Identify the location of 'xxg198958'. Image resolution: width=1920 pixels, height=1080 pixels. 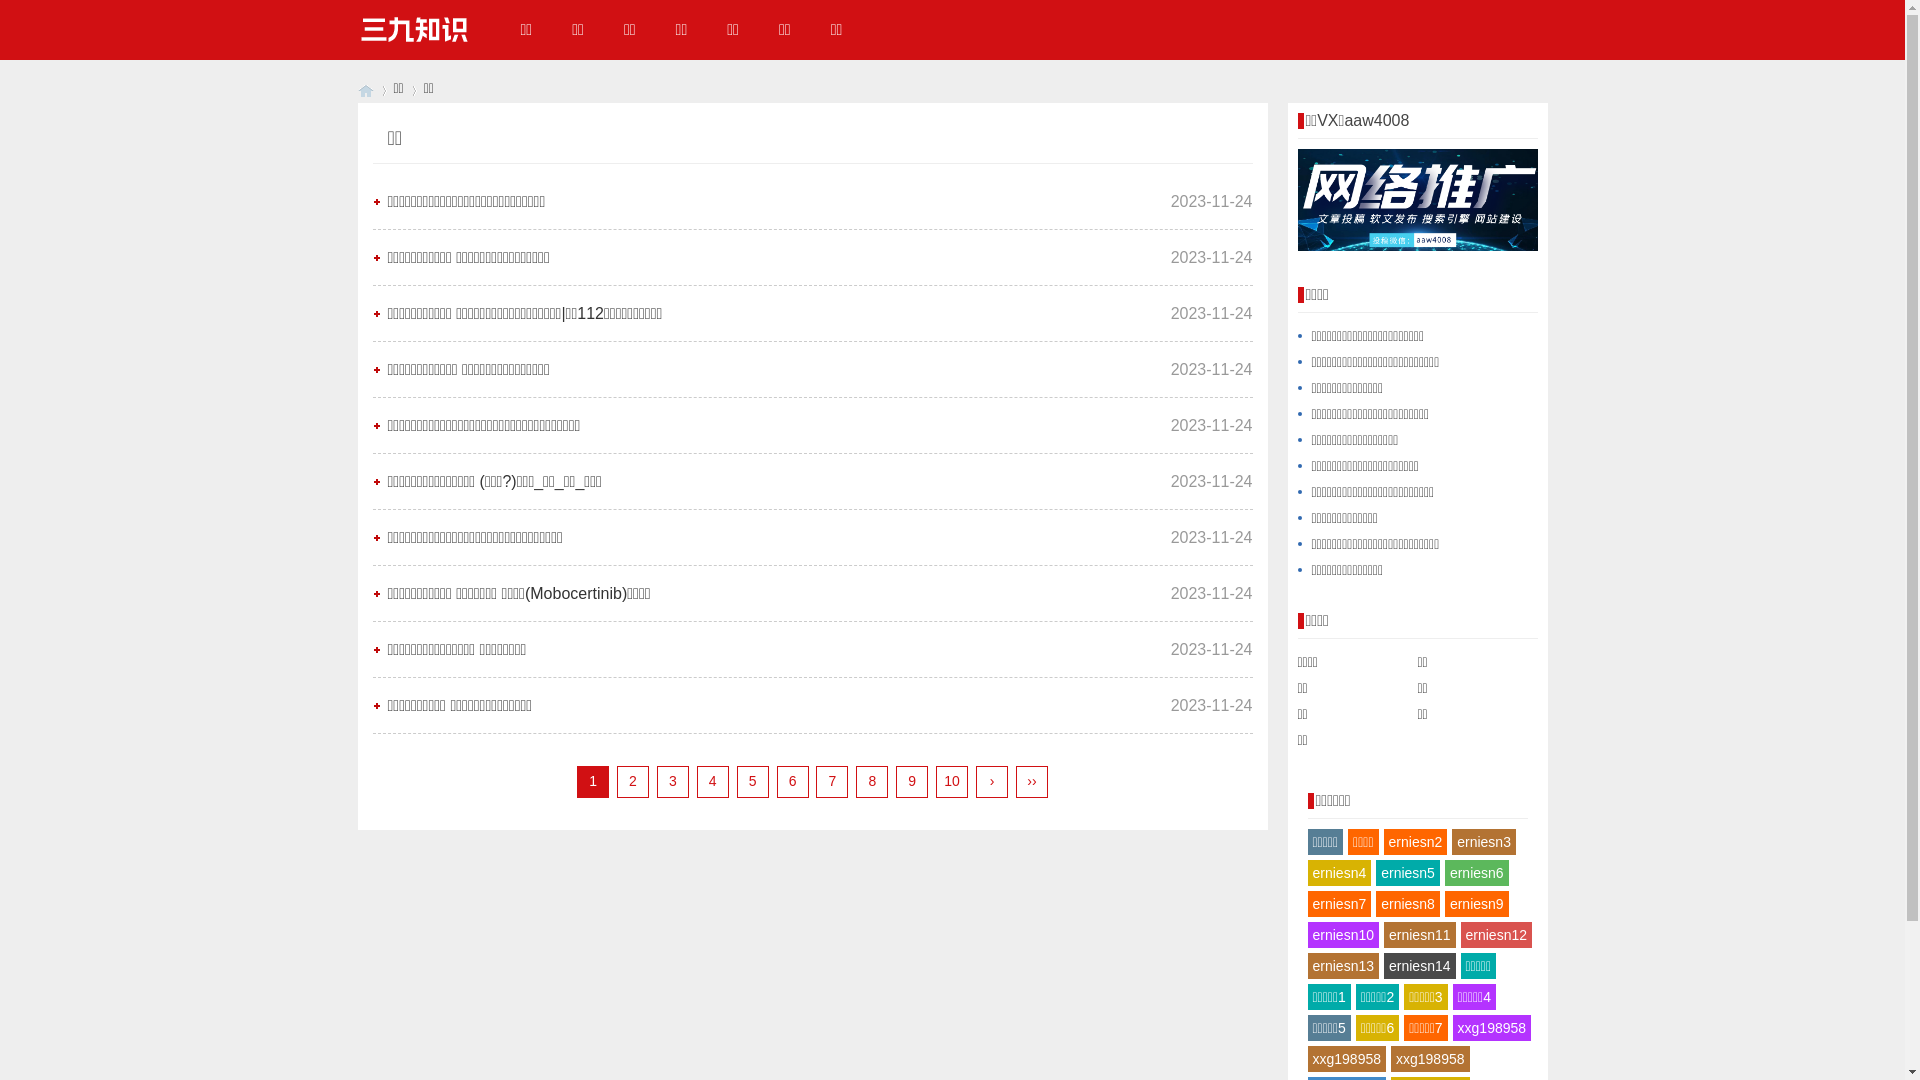
(1347, 1058).